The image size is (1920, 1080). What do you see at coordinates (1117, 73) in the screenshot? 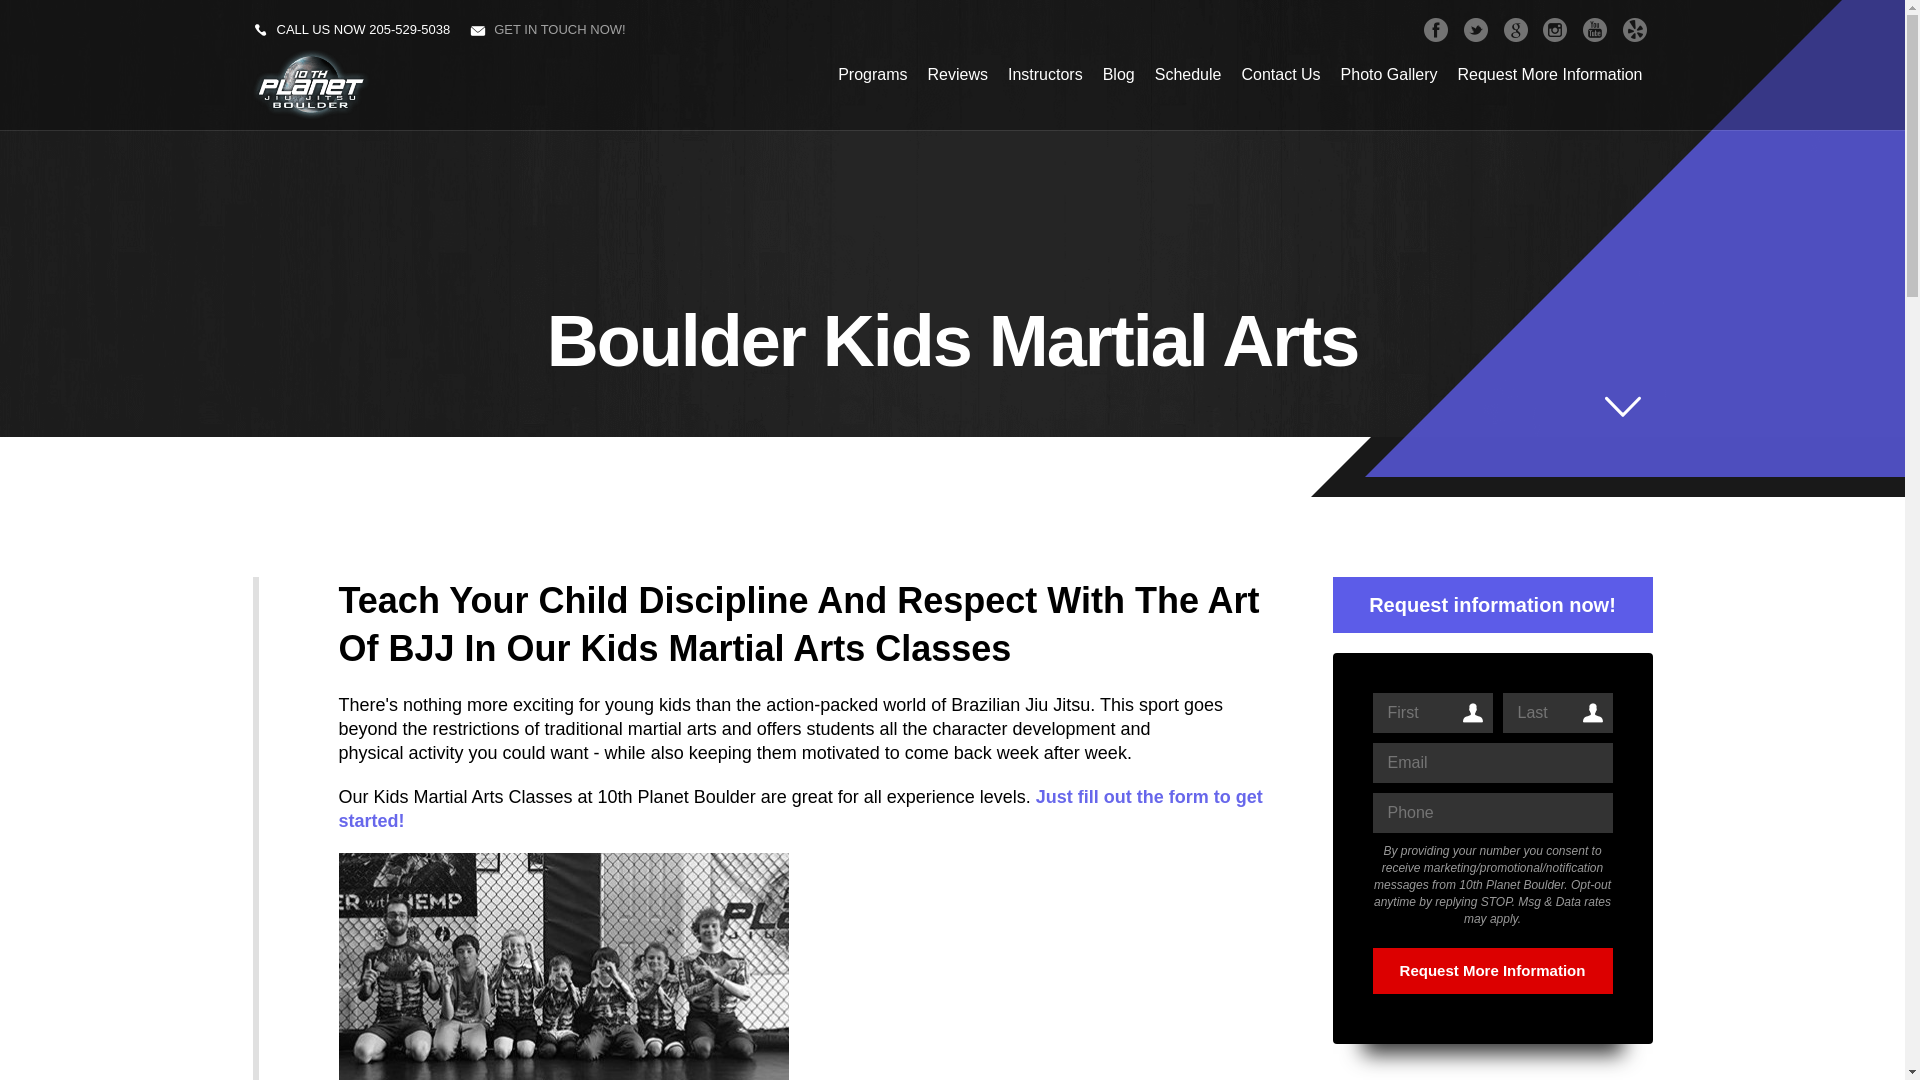
I see `'Blog'` at bounding box center [1117, 73].